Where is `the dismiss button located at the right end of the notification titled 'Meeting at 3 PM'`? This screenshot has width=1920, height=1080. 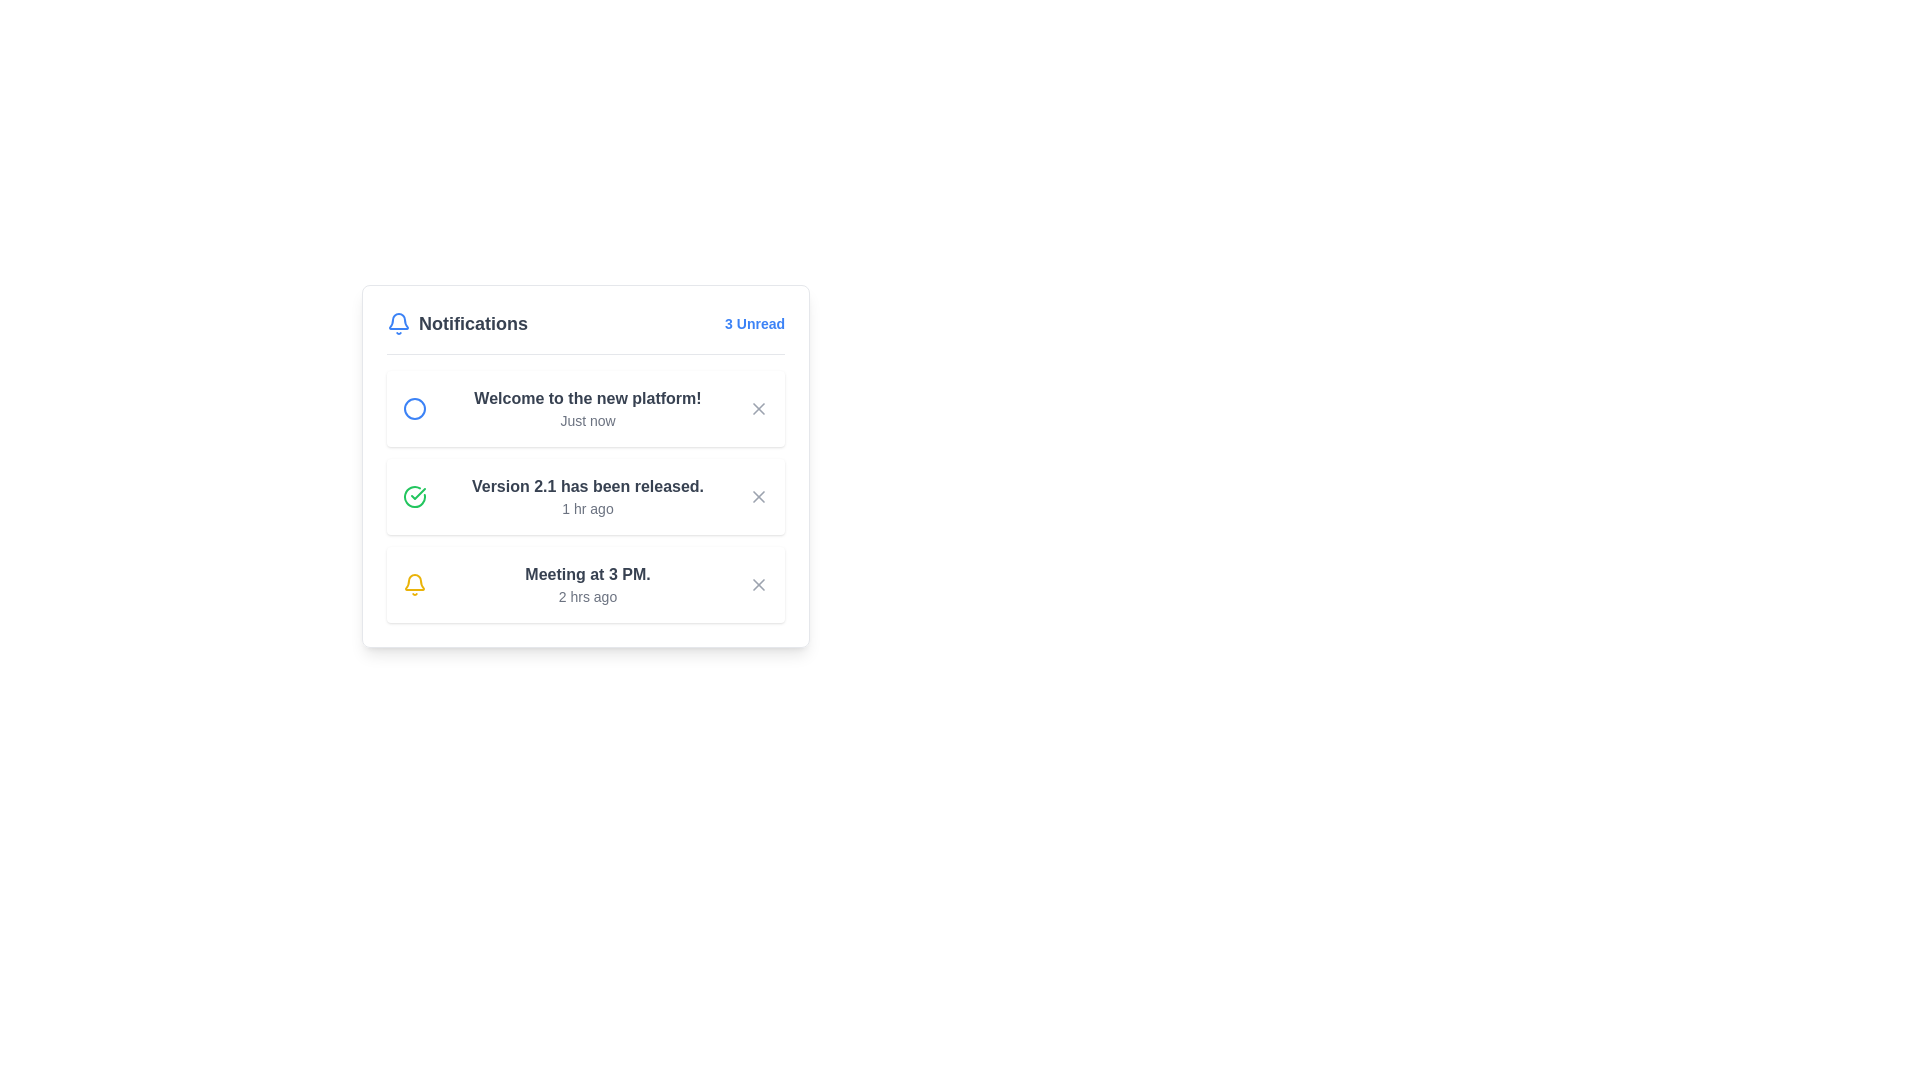 the dismiss button located at the right end of the notification titled 'Meeting at 3 PM' is located at coordinates (757, 585).